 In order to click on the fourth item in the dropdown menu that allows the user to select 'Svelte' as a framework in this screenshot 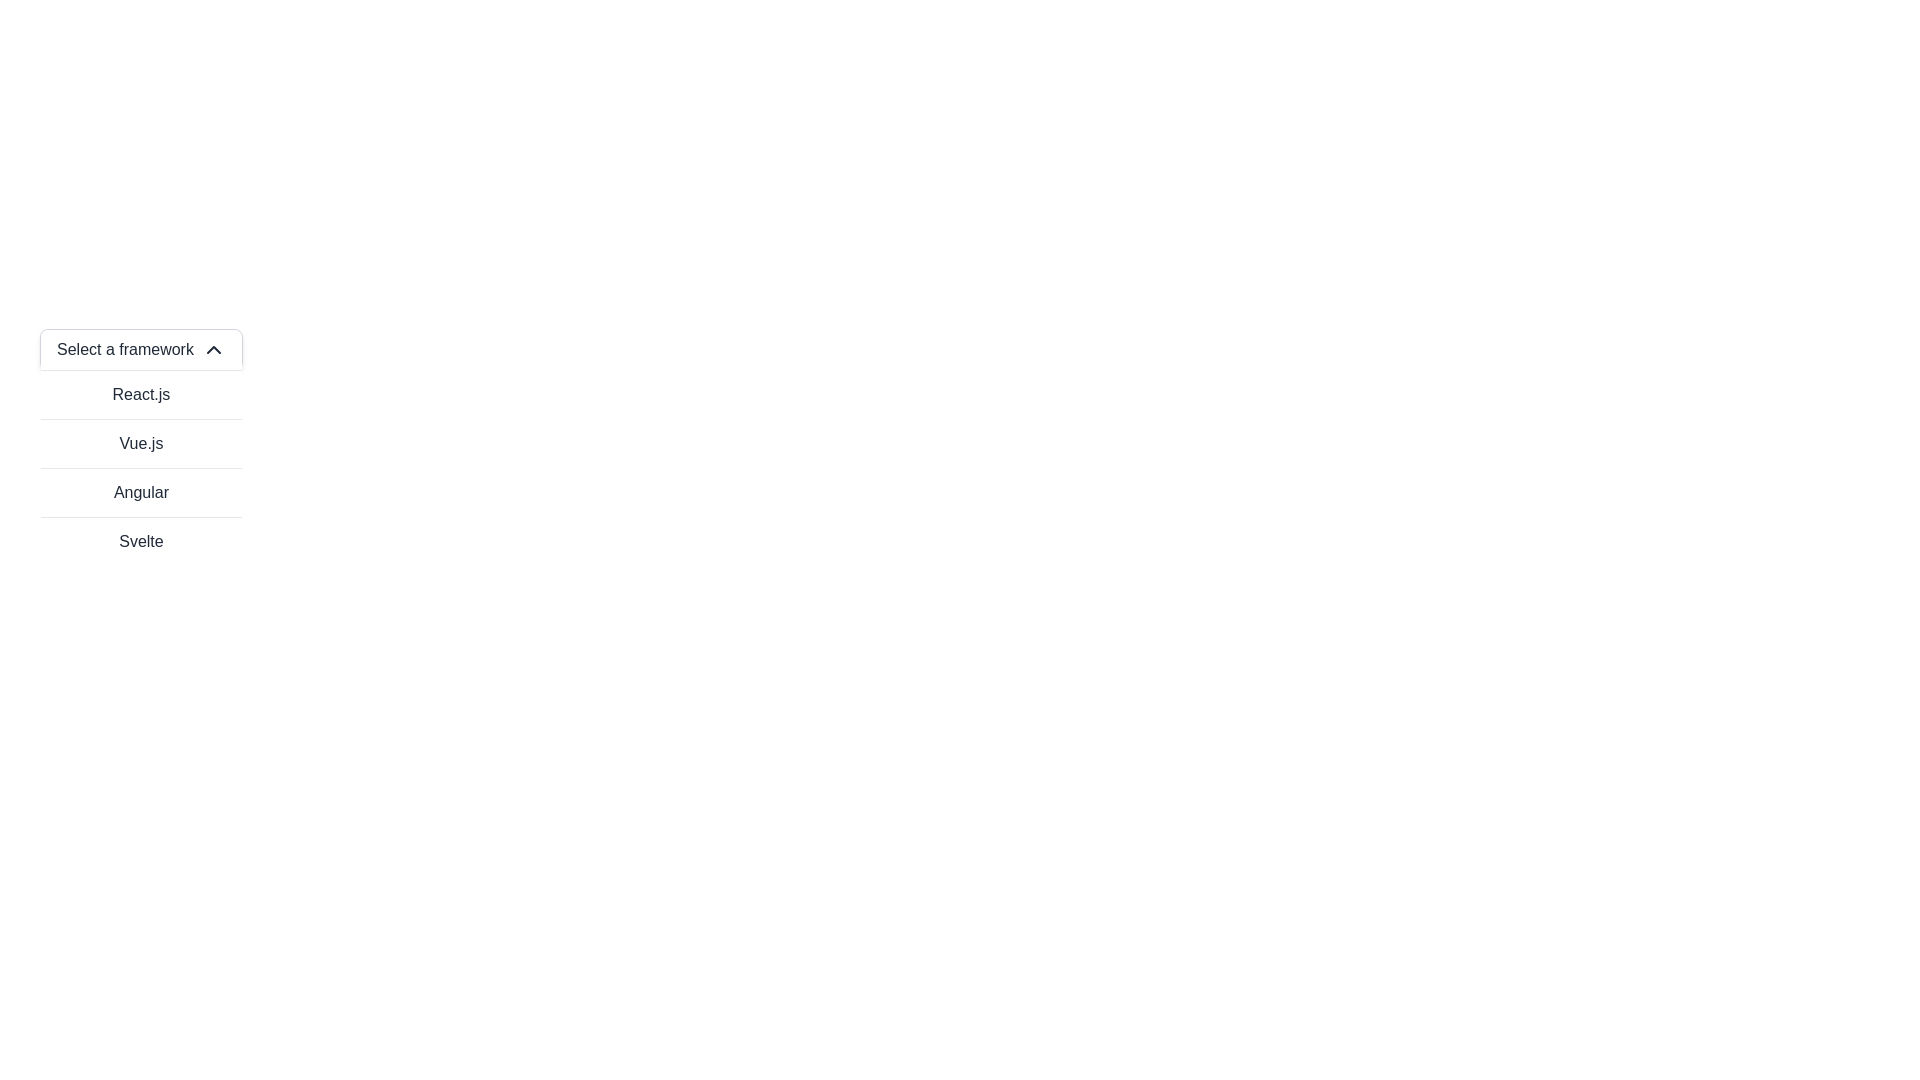, I will do `click(140, 541)`.